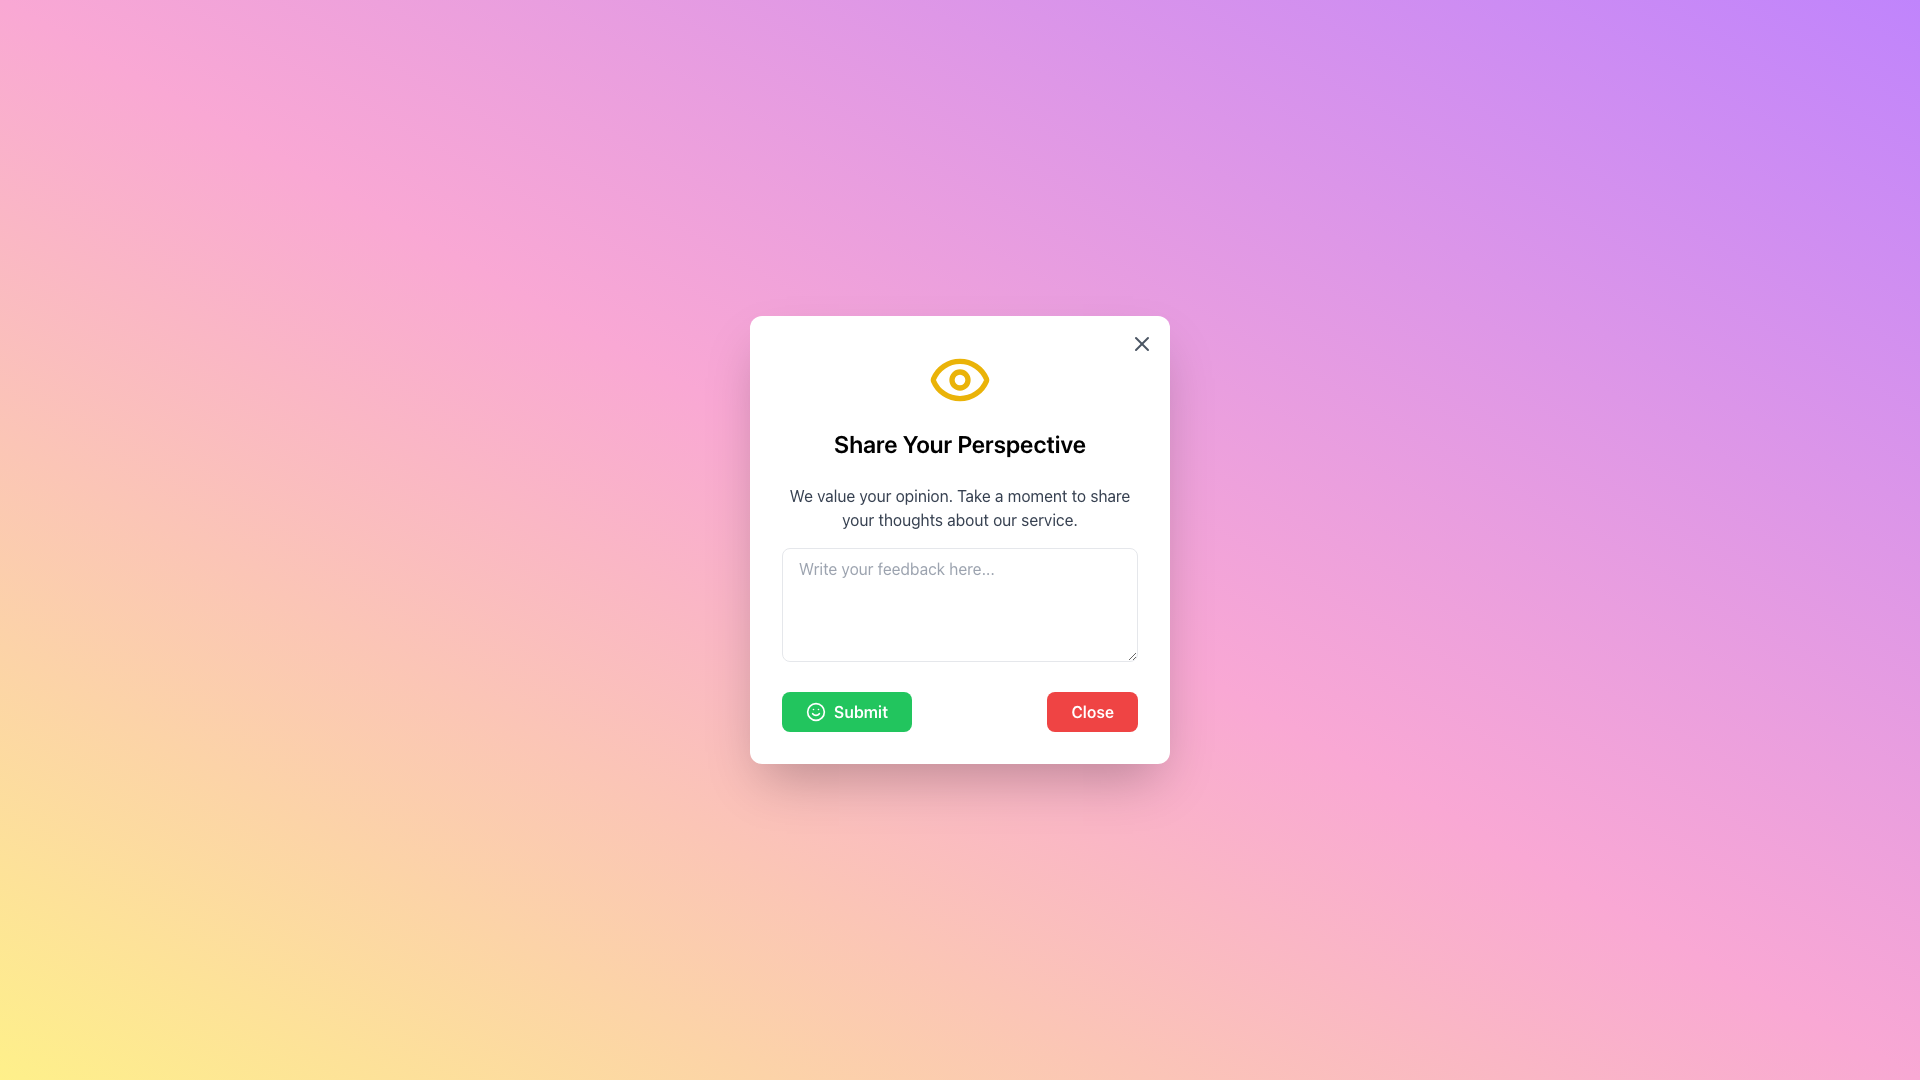 The width and height of the screenshot is (1920, 1080). What do you see at coordinates (840, 716) in the screenshot?
I see `the Submit Button located at the bottom-left of the modal dialog` at bounding box center [840, 716].